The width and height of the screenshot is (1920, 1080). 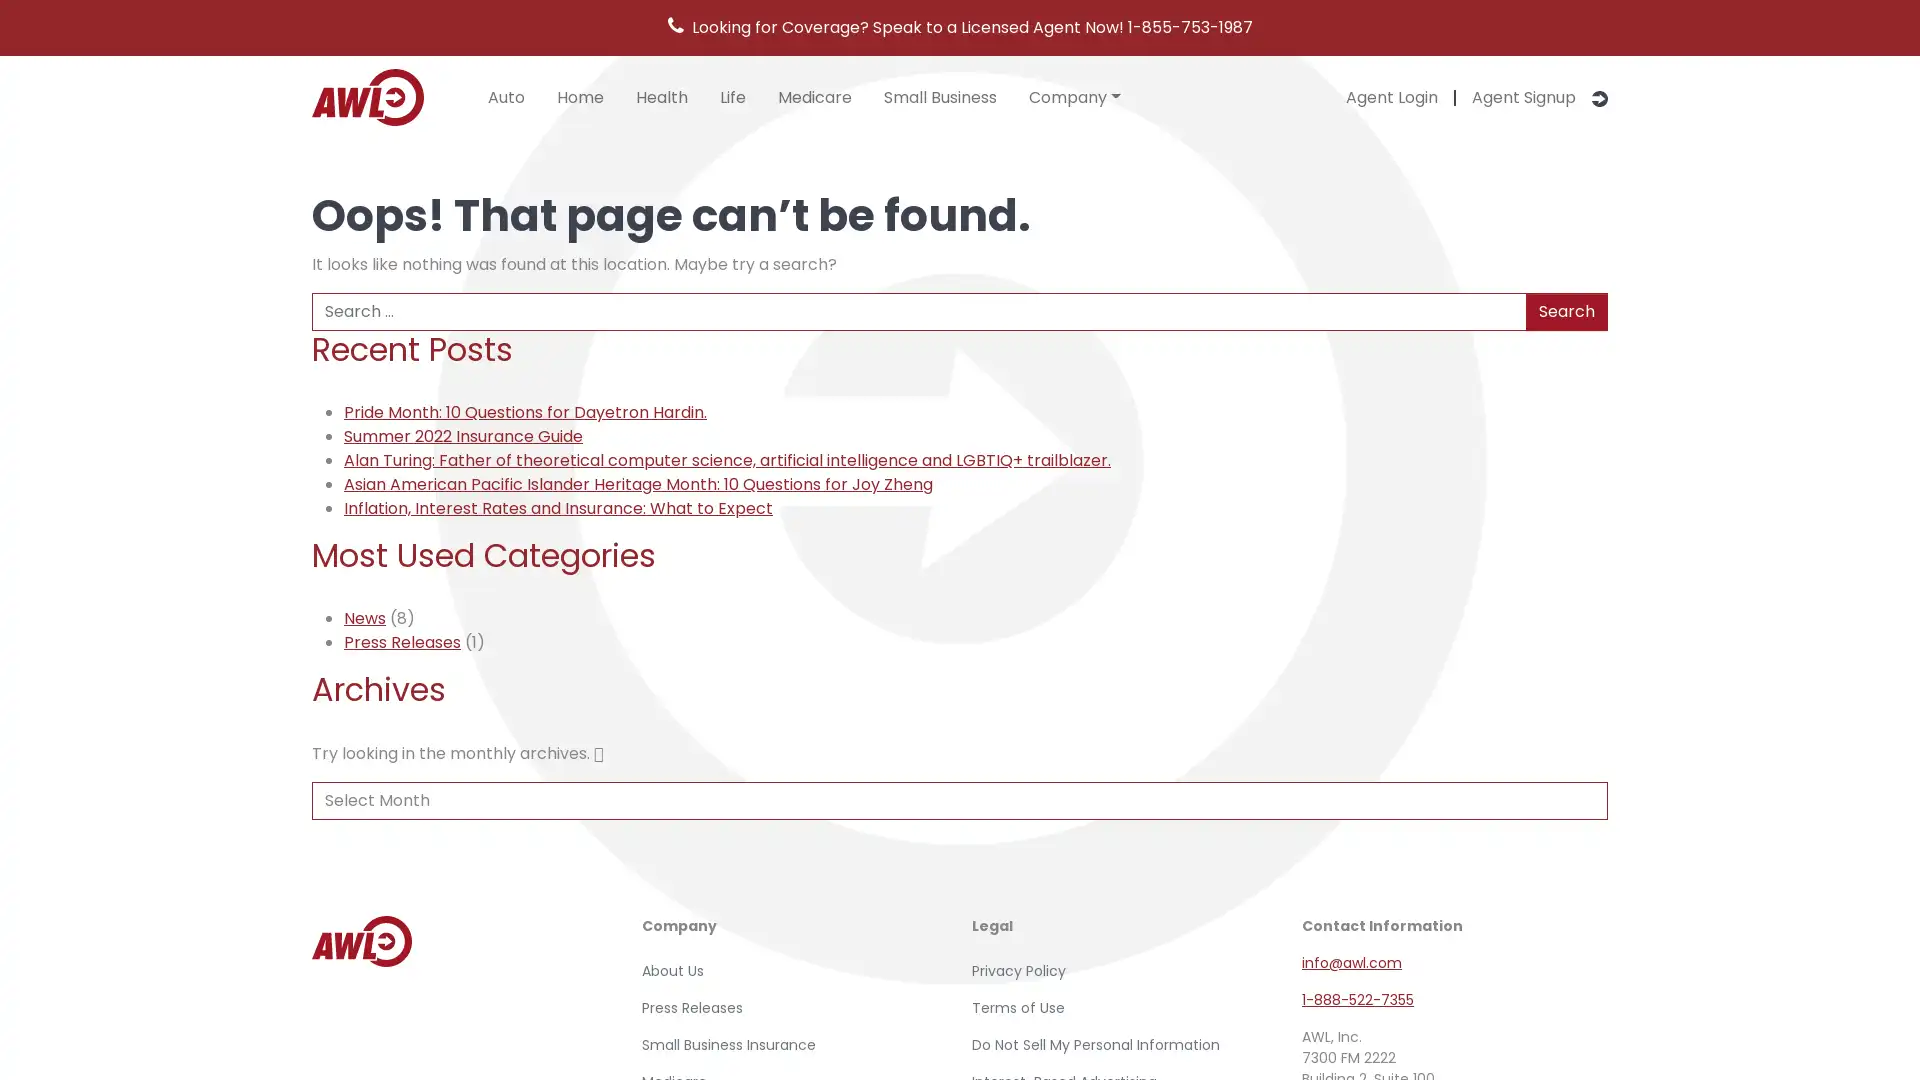 What do you see at coordinates (1565, 311) in the screenshot?
I see `Search` at bounding box center [1565, 311].